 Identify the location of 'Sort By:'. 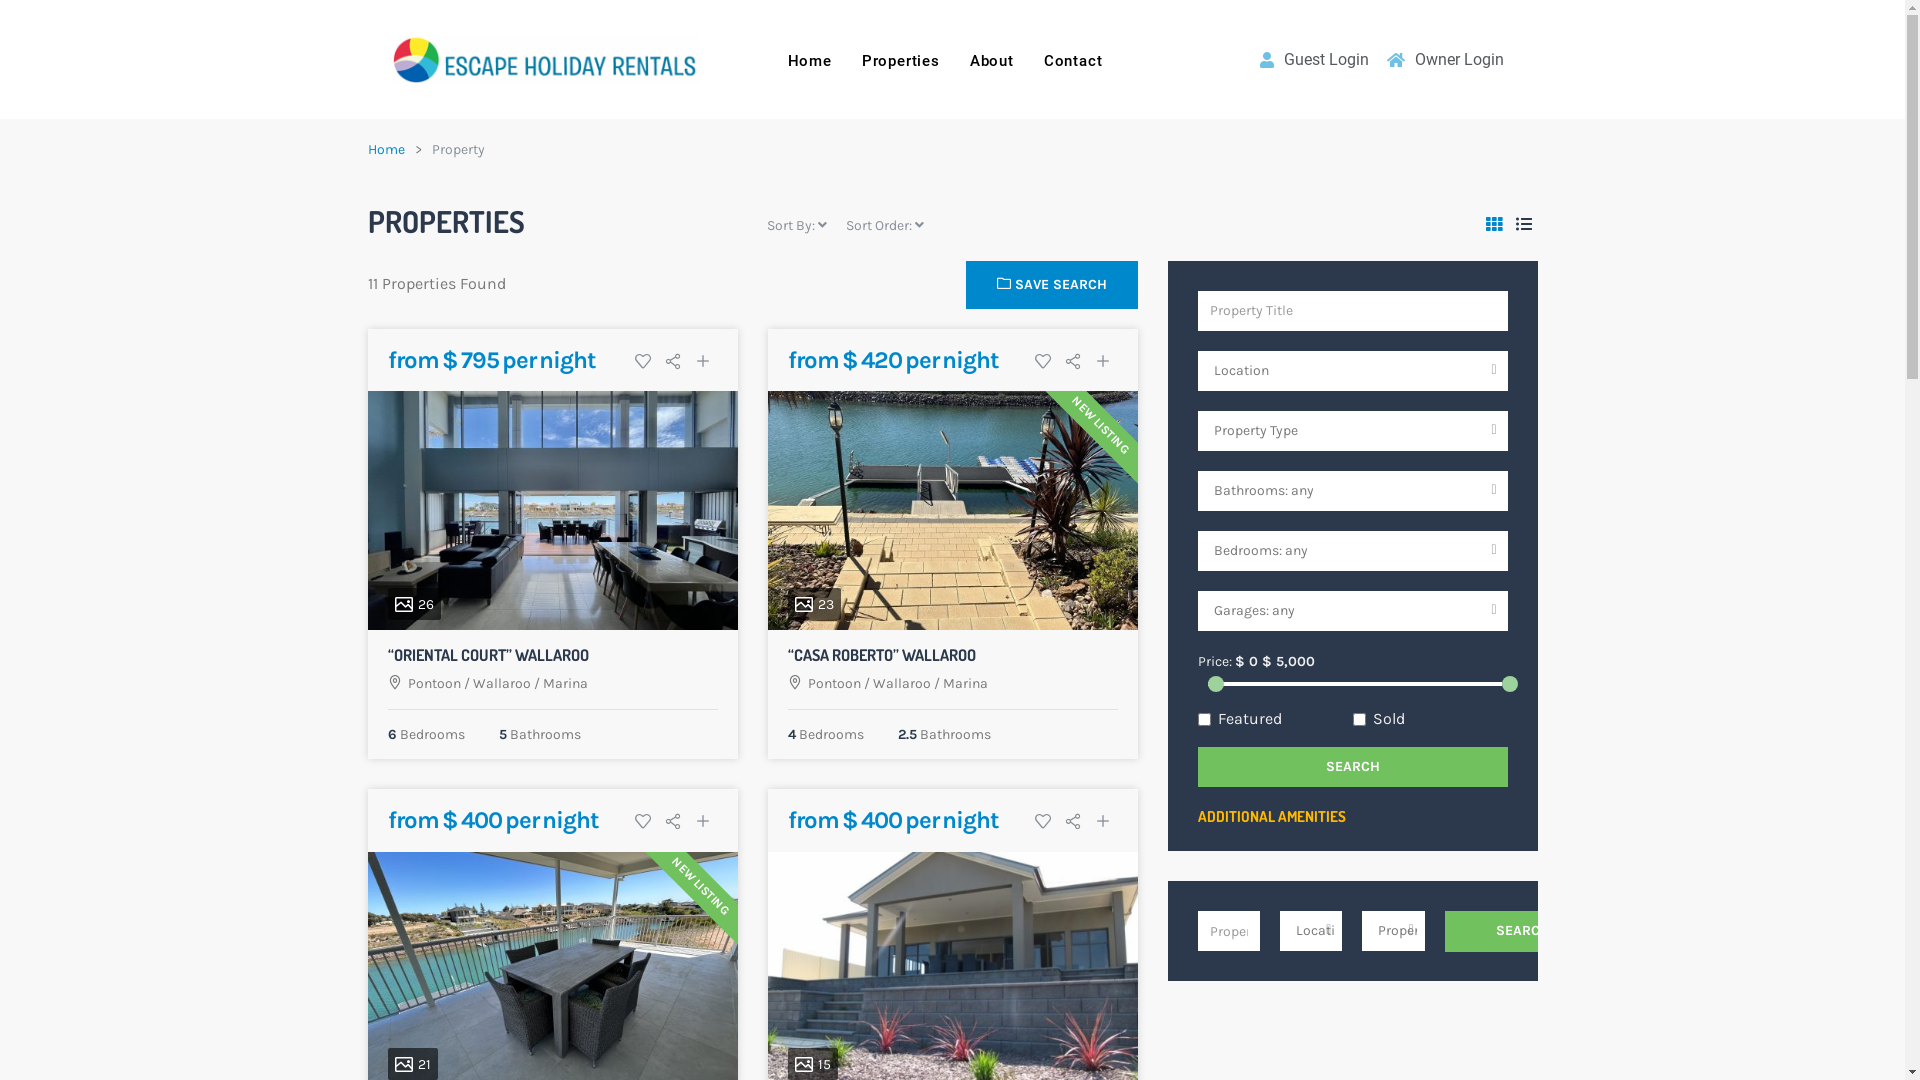
(766, 225).